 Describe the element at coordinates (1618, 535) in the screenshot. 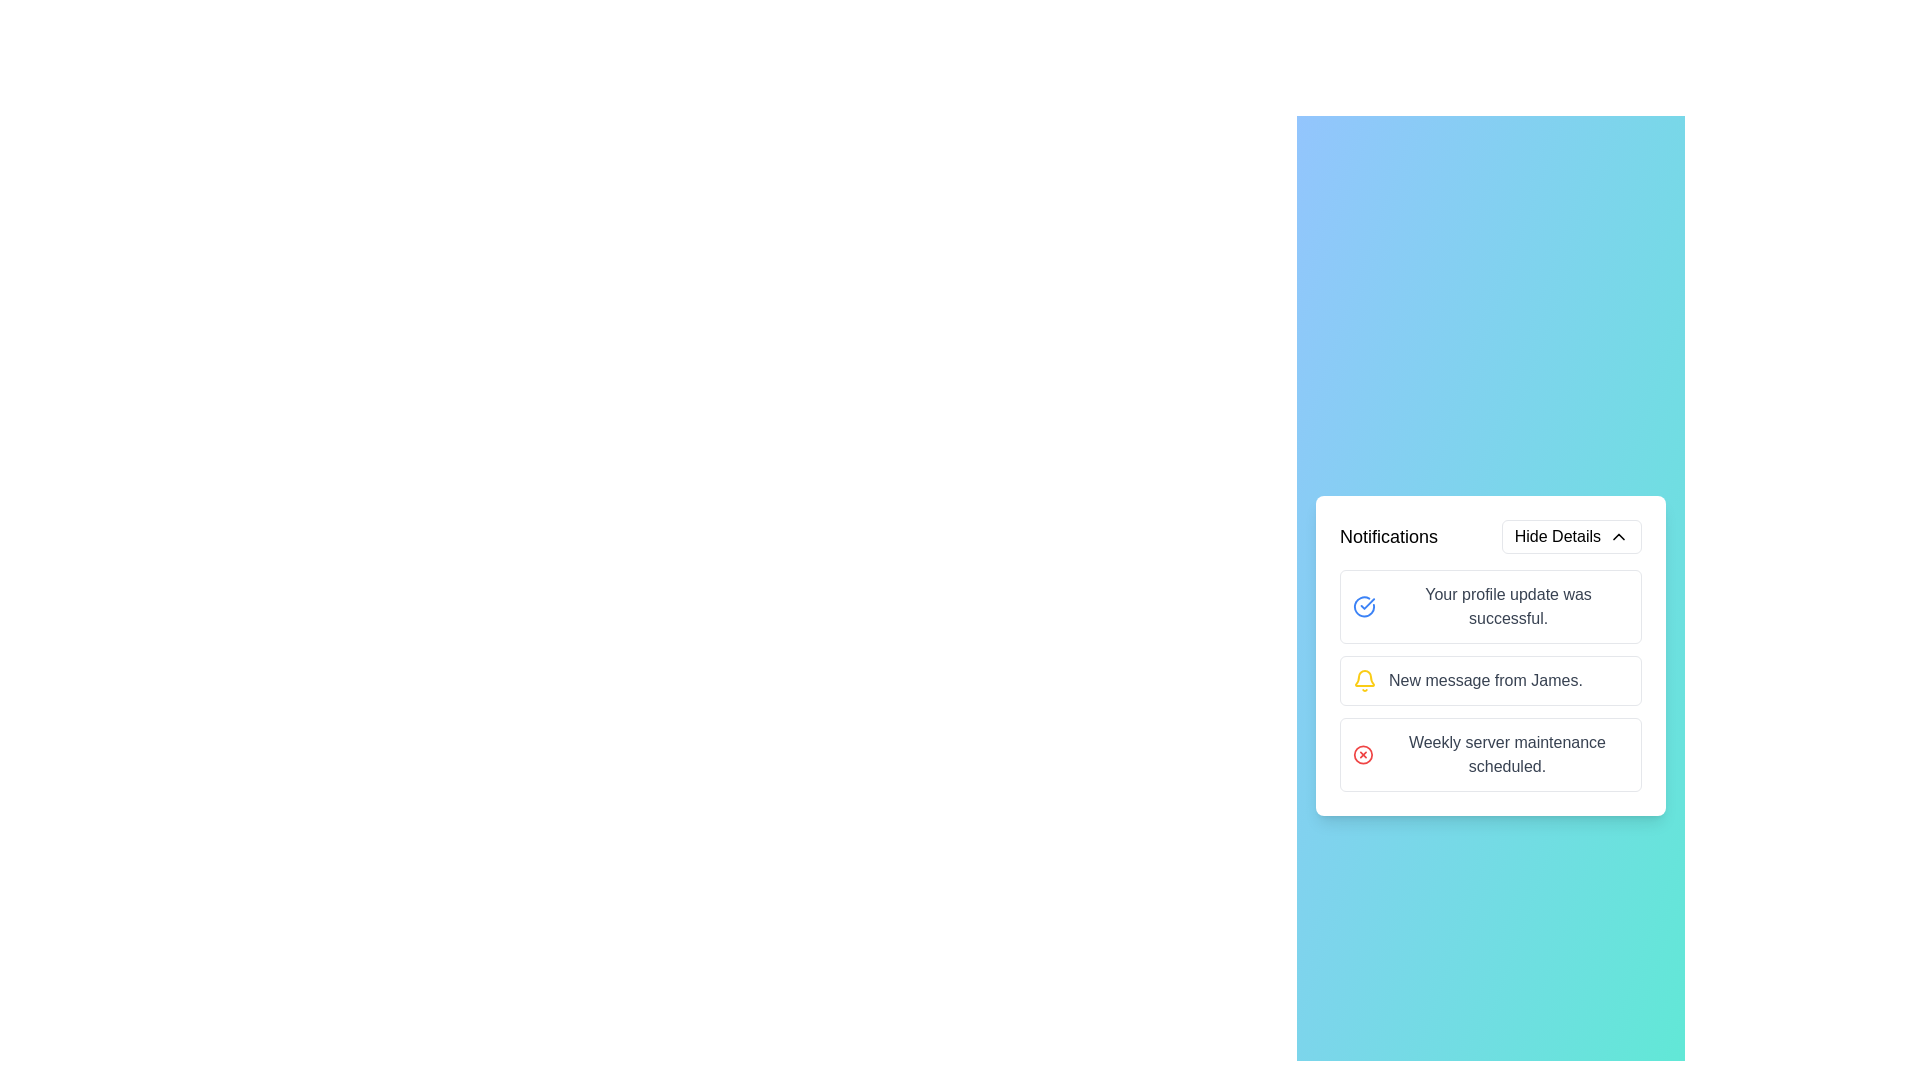

I see `the chevron icon located at the far right of the 'Hide Details' button in the header section of the notification card` at that location.